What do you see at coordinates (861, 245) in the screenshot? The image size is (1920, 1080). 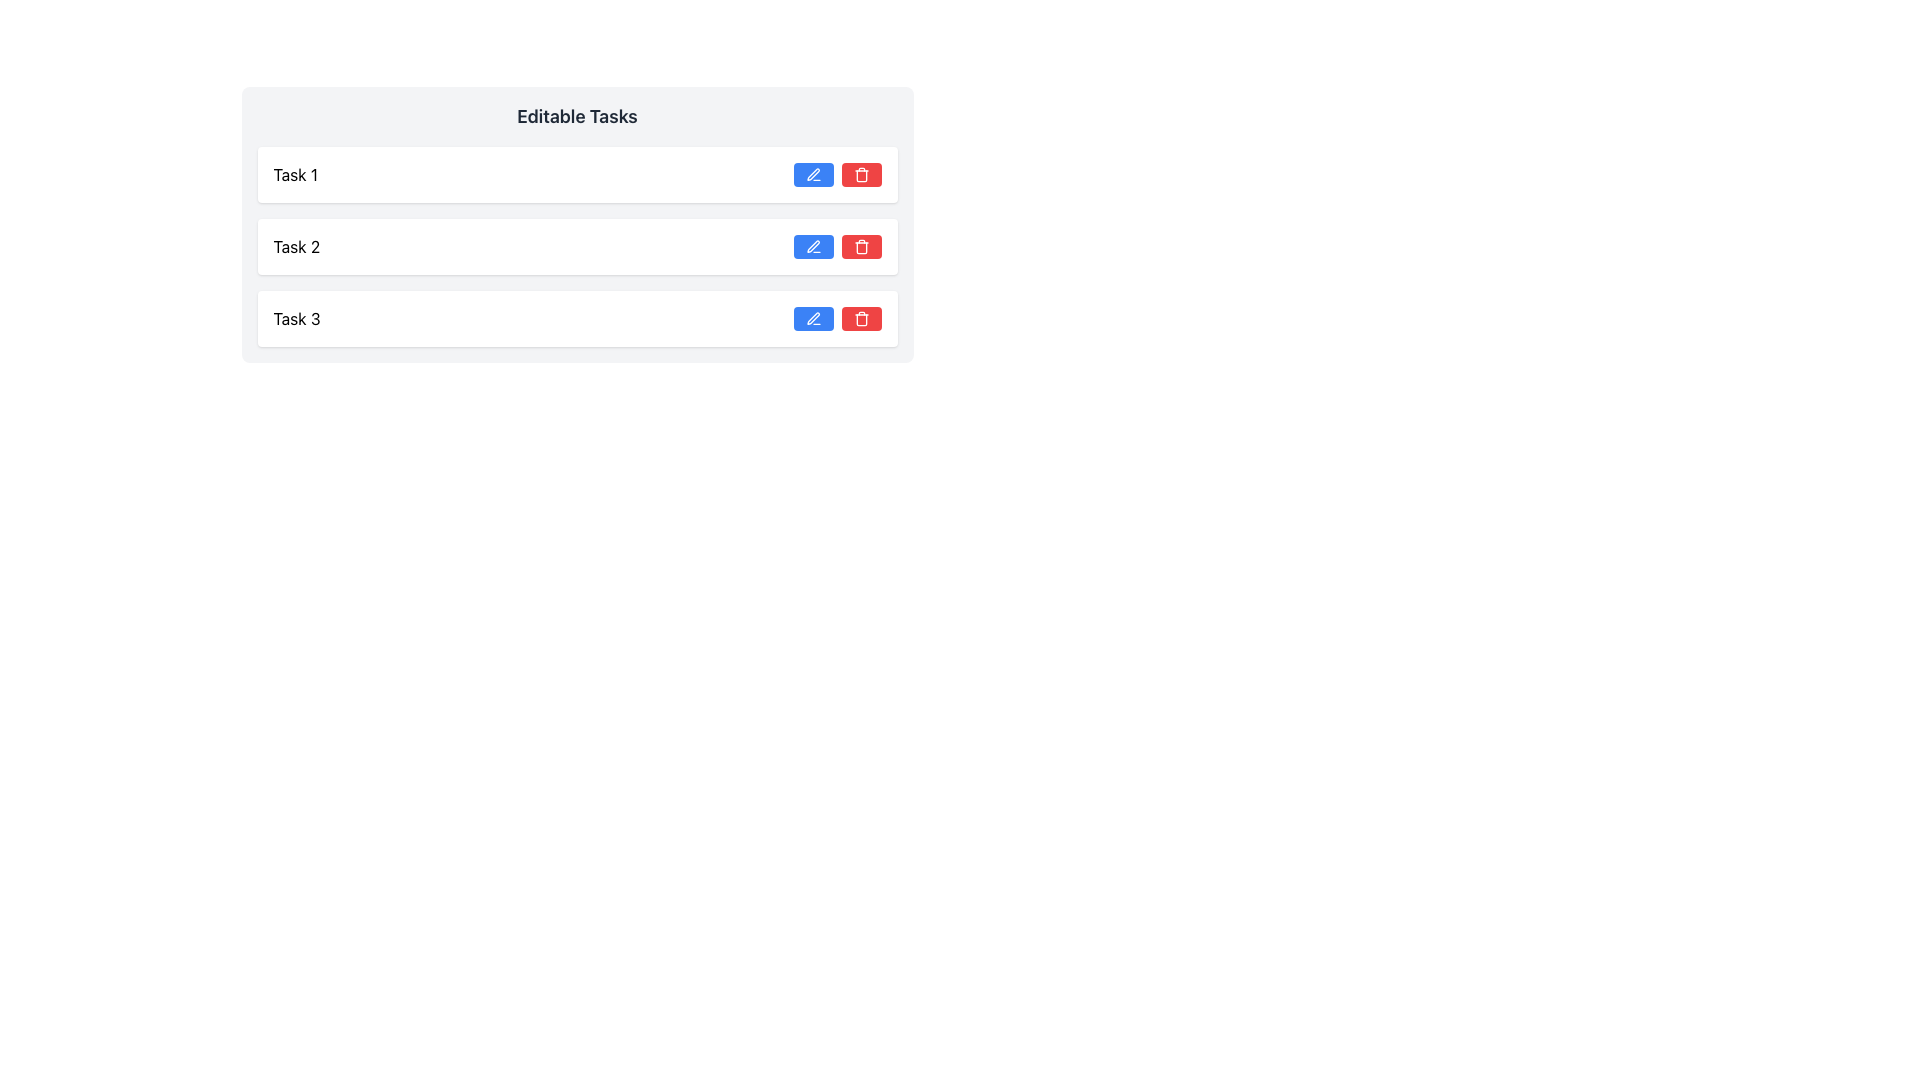 I see `the delete button for 'Task 2'` at bounding box center [861, 245].